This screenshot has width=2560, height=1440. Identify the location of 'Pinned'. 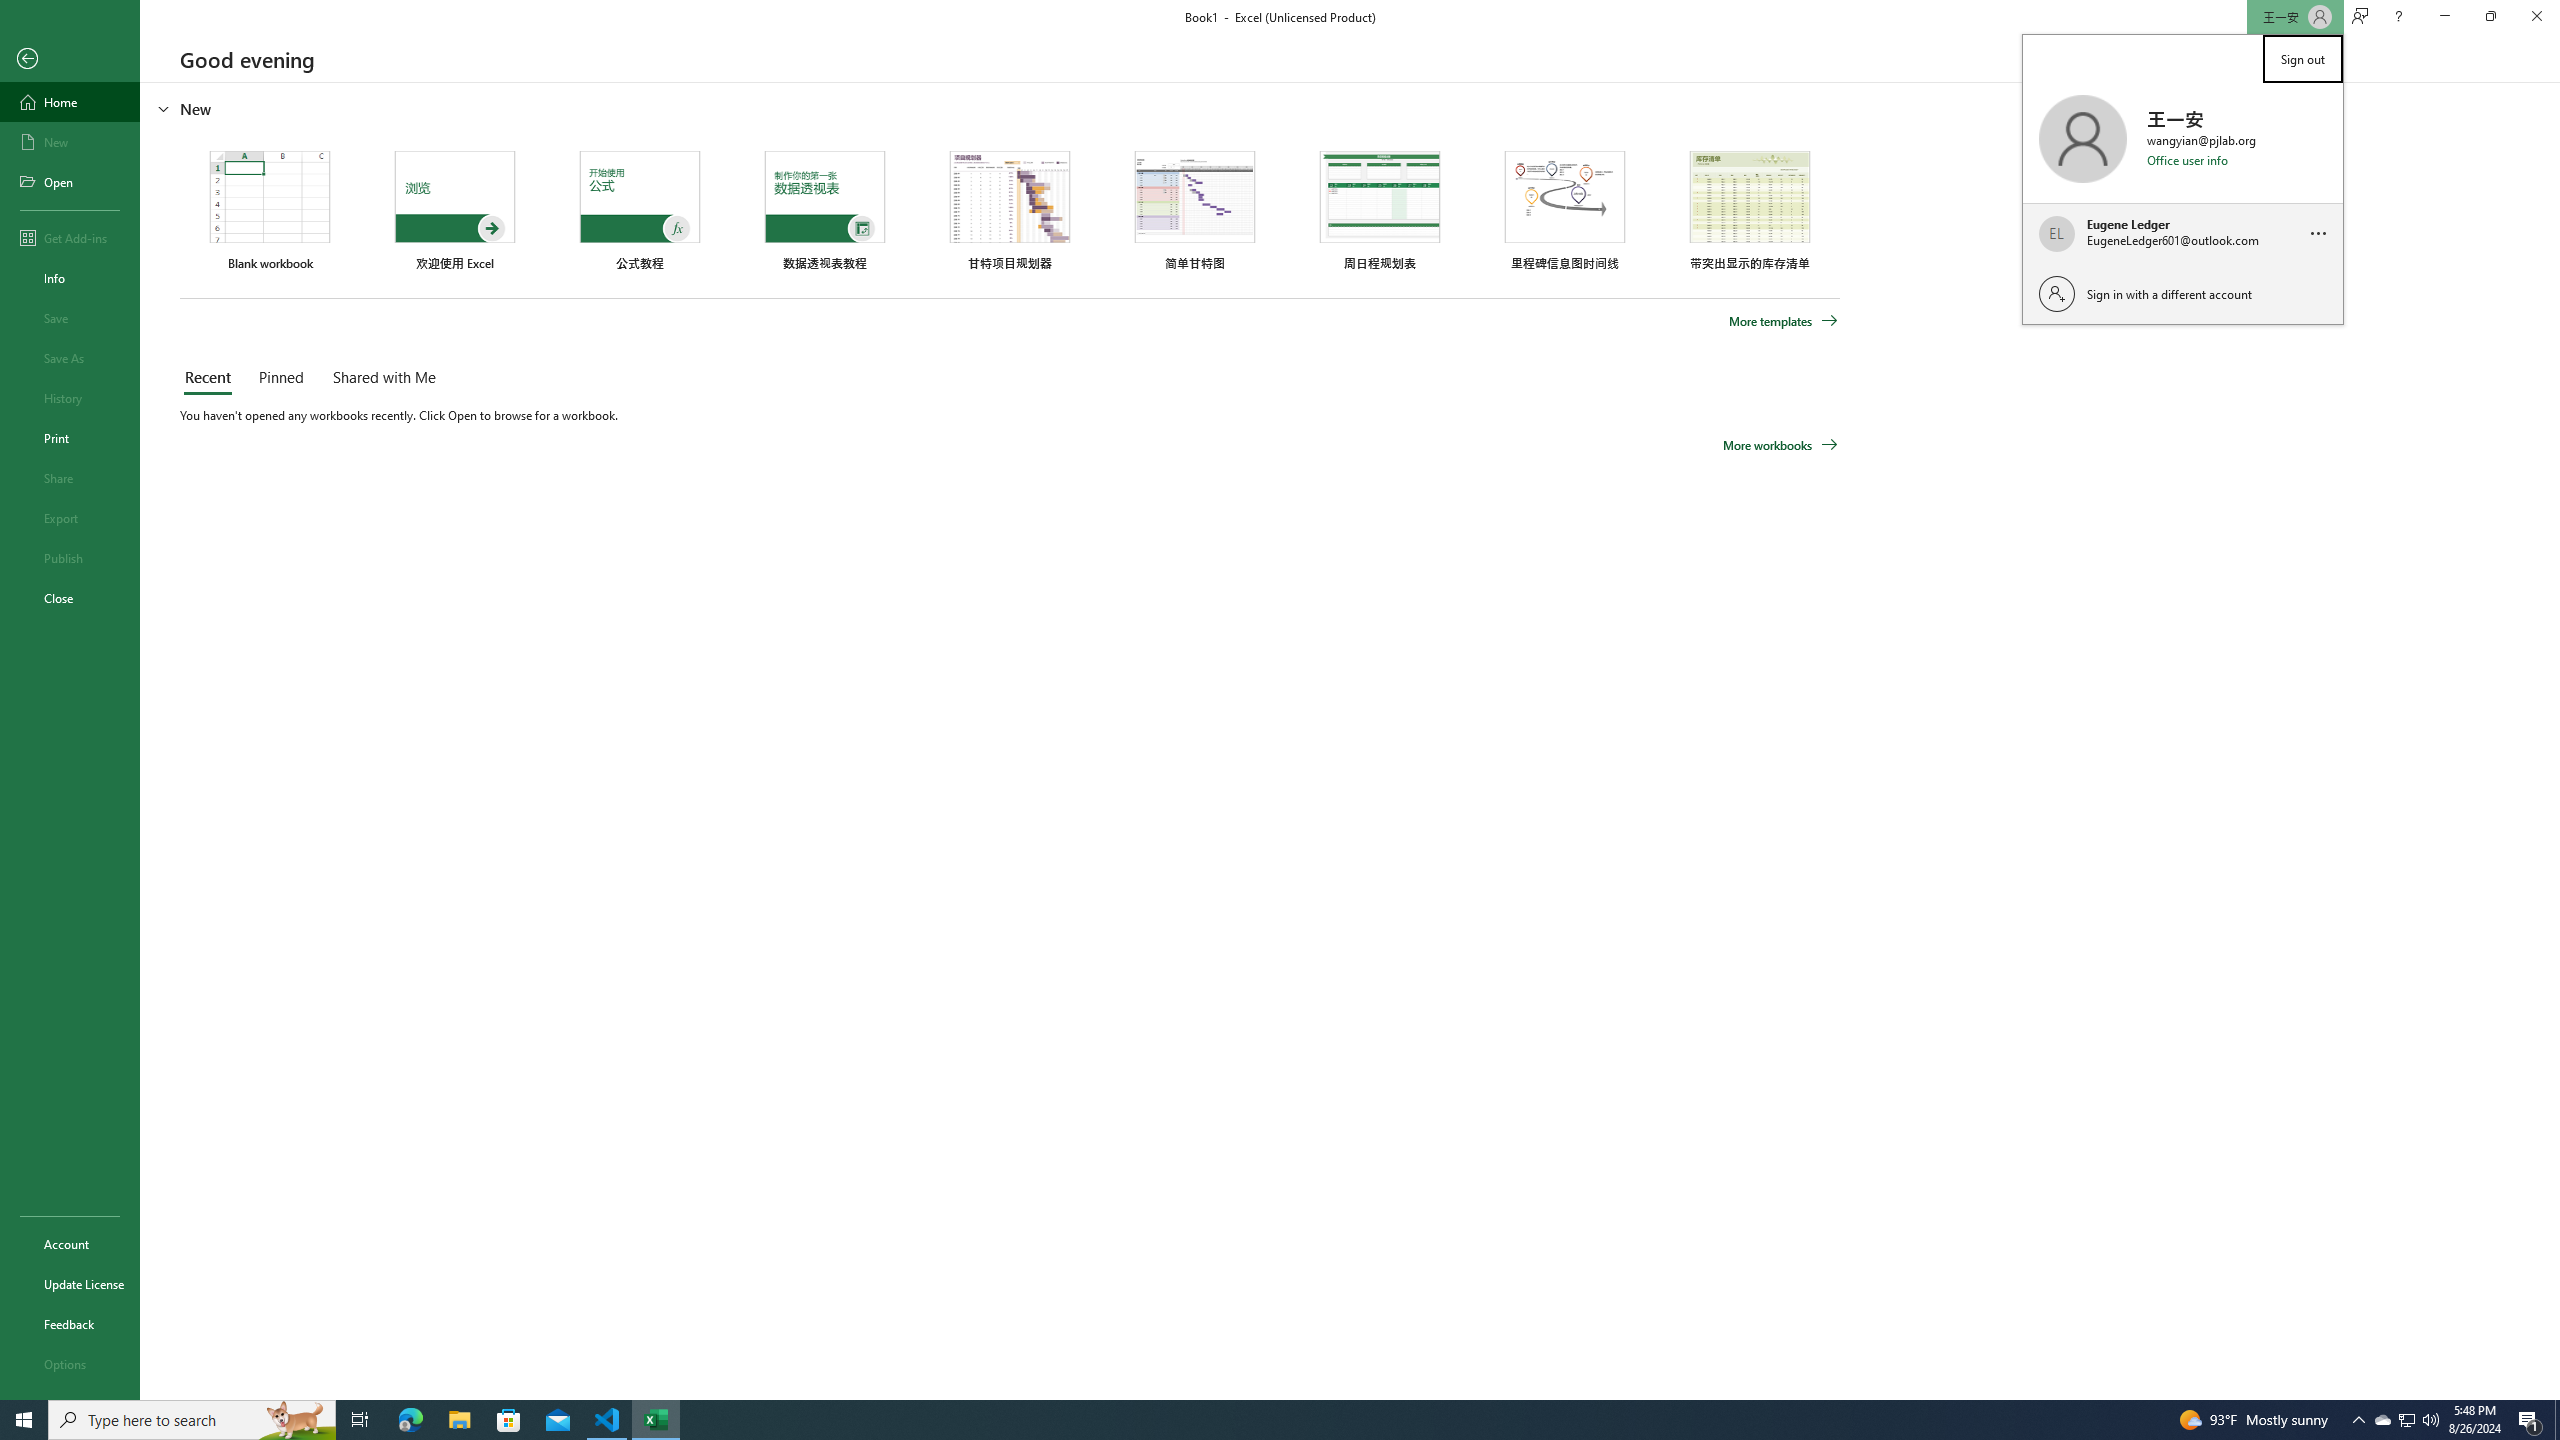
(280, 378).